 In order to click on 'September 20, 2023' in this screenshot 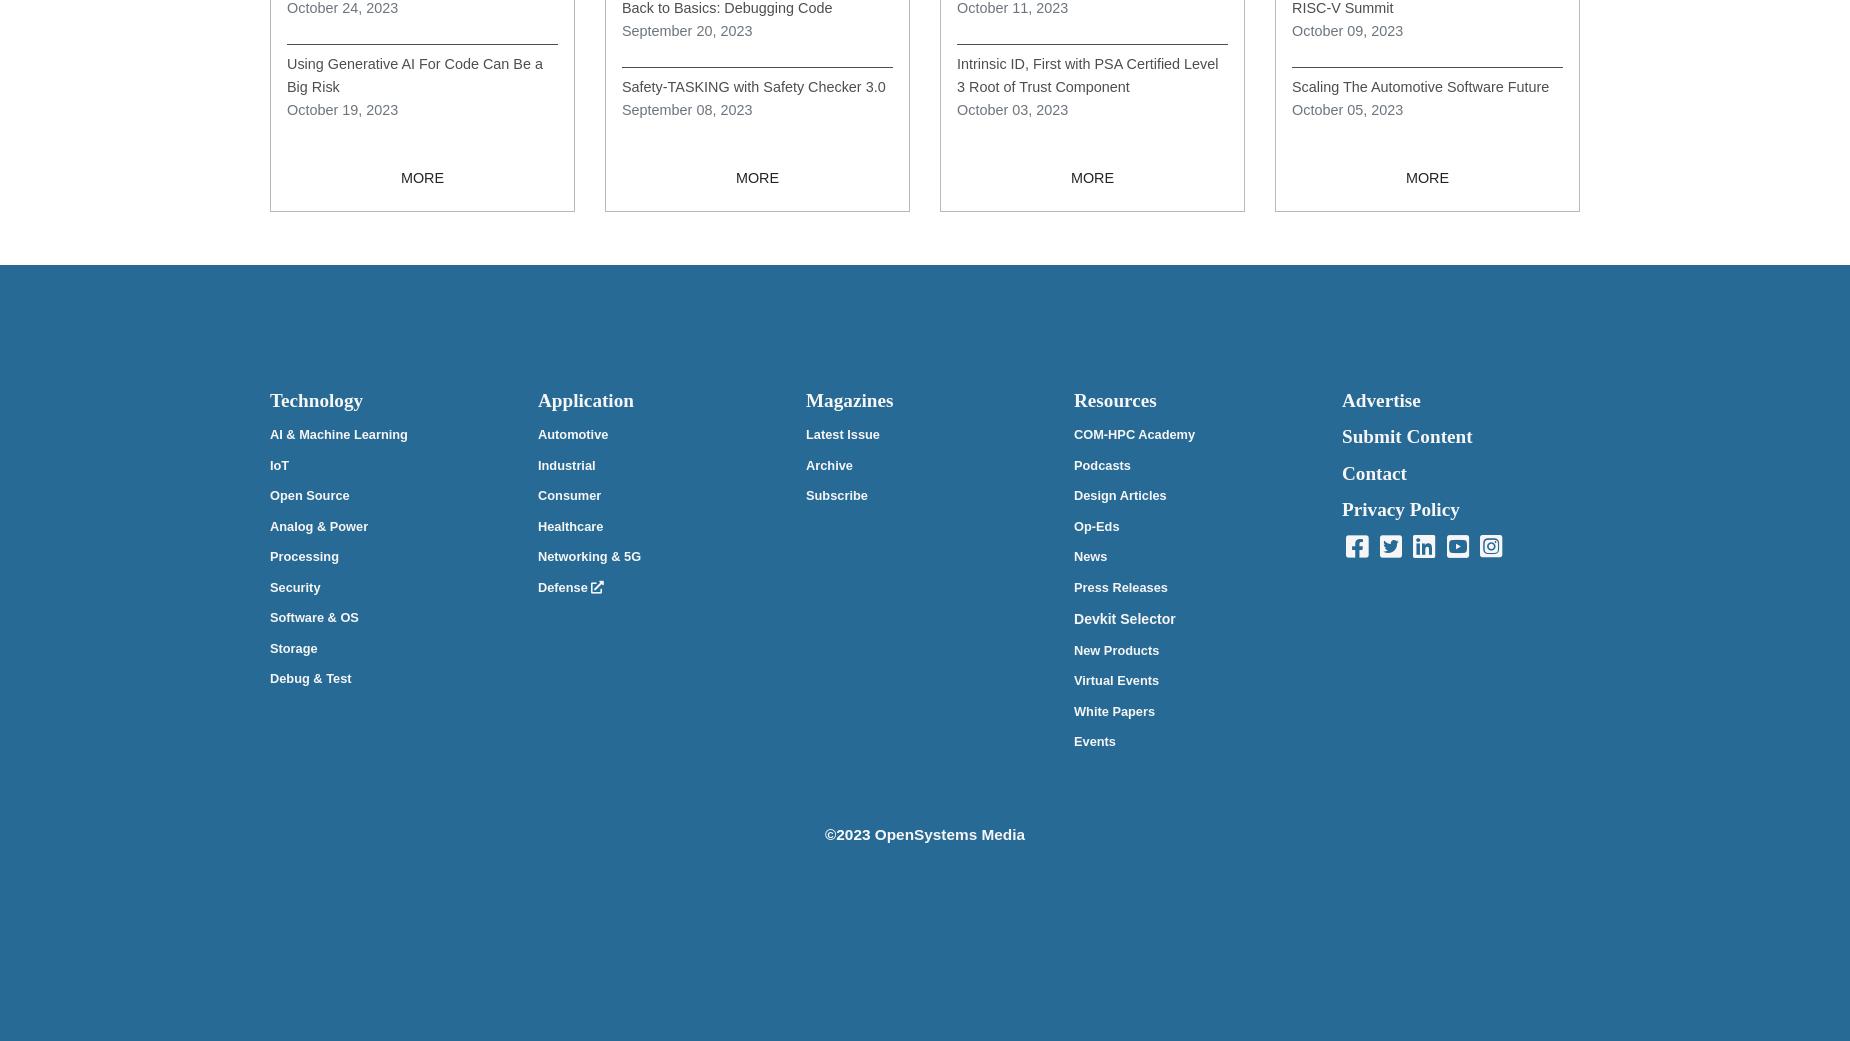, I will do `click(687, 28)`.